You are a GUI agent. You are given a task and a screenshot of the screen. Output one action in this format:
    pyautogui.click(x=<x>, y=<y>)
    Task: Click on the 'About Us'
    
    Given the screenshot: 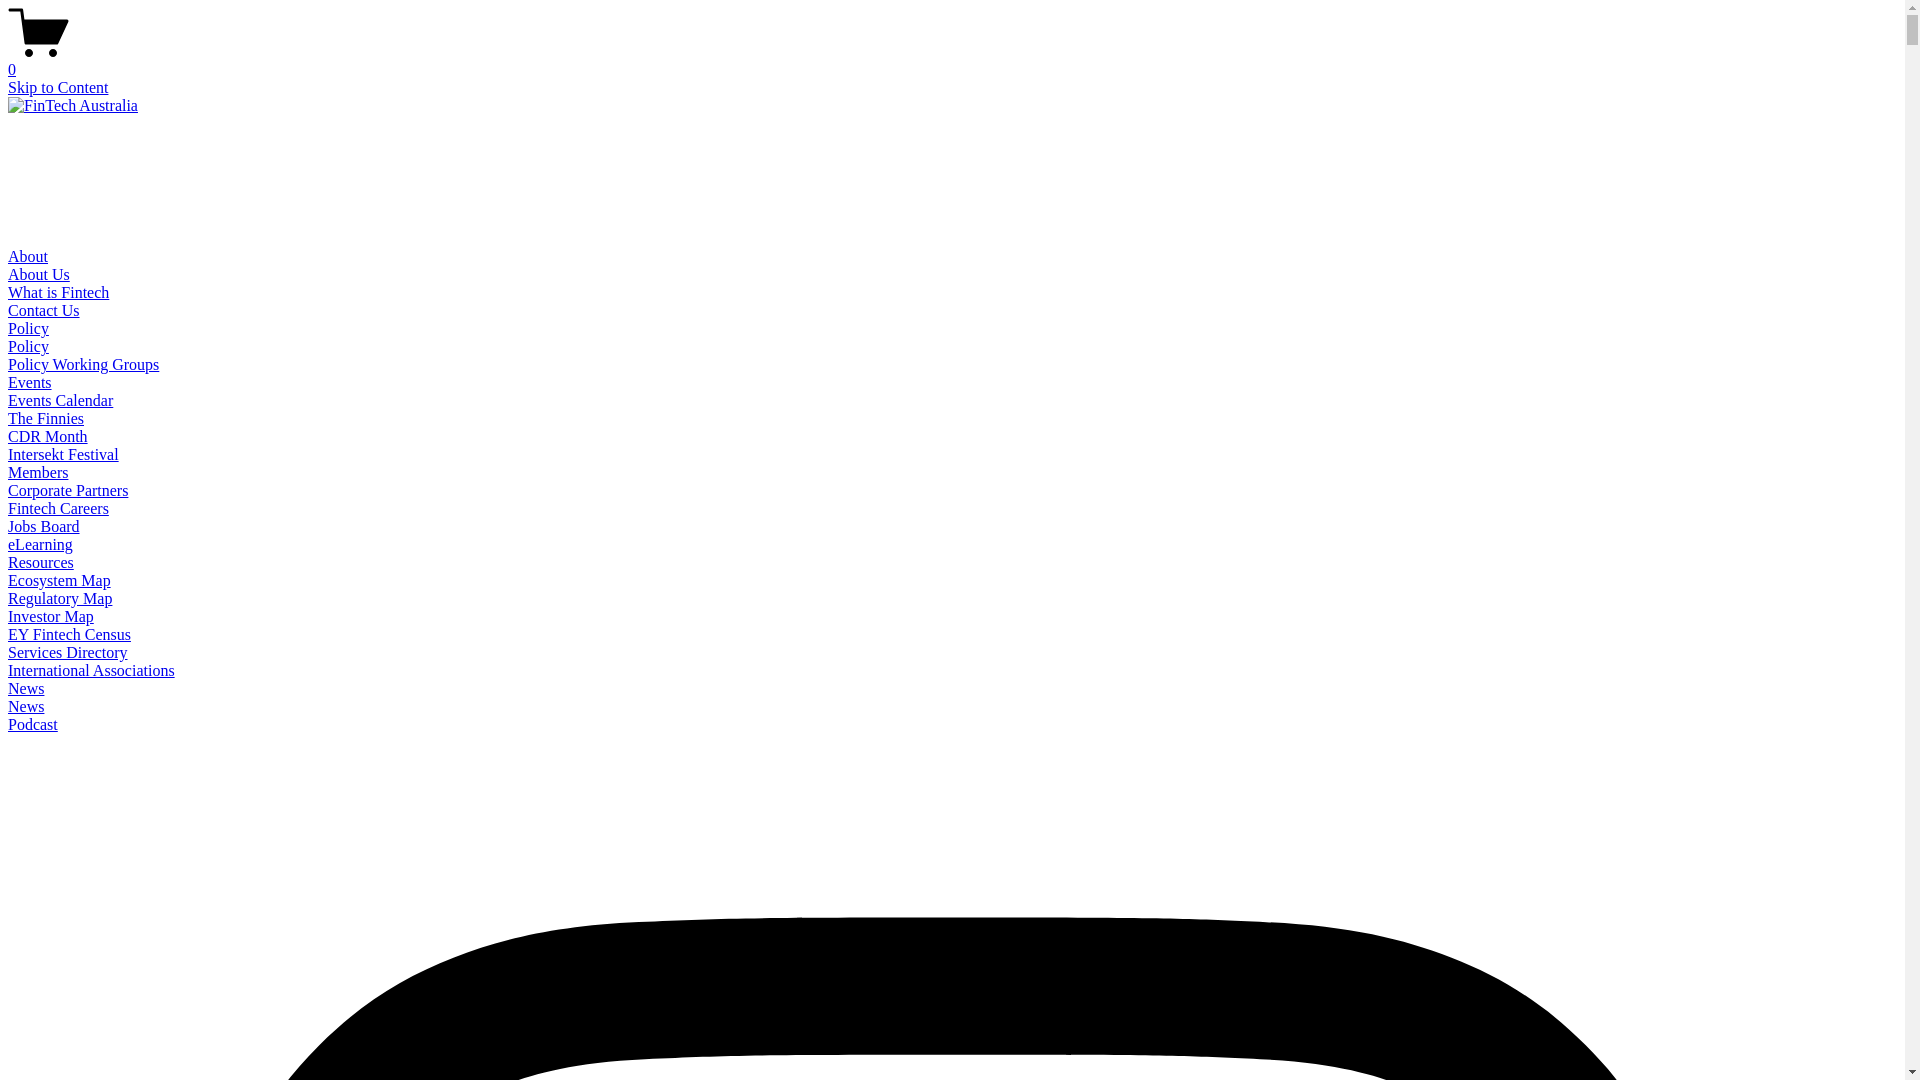 What is the action you would take?
    pyautogui.click(x=38, y=274)
    